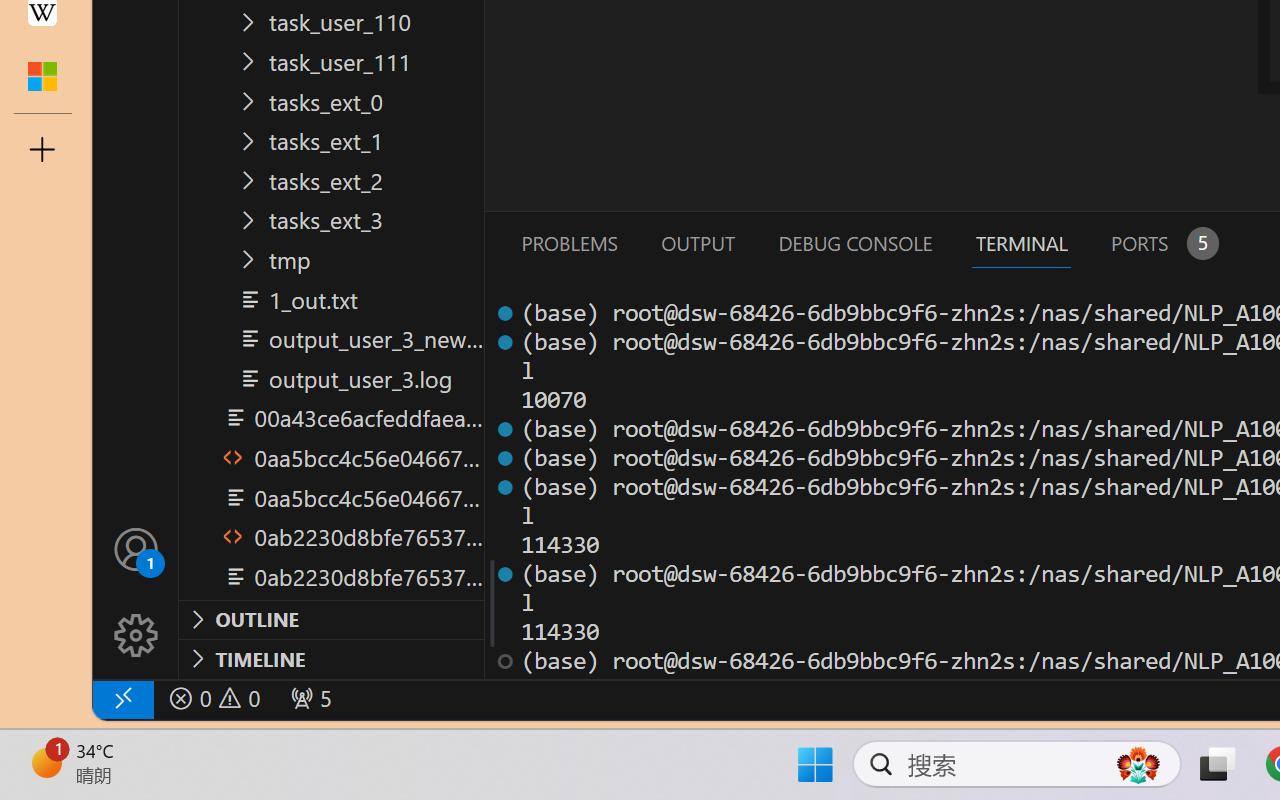  What do you see at coordinates (121, 698) in the screenshot?
I see `'remote'` at bounding box center [121, 698].